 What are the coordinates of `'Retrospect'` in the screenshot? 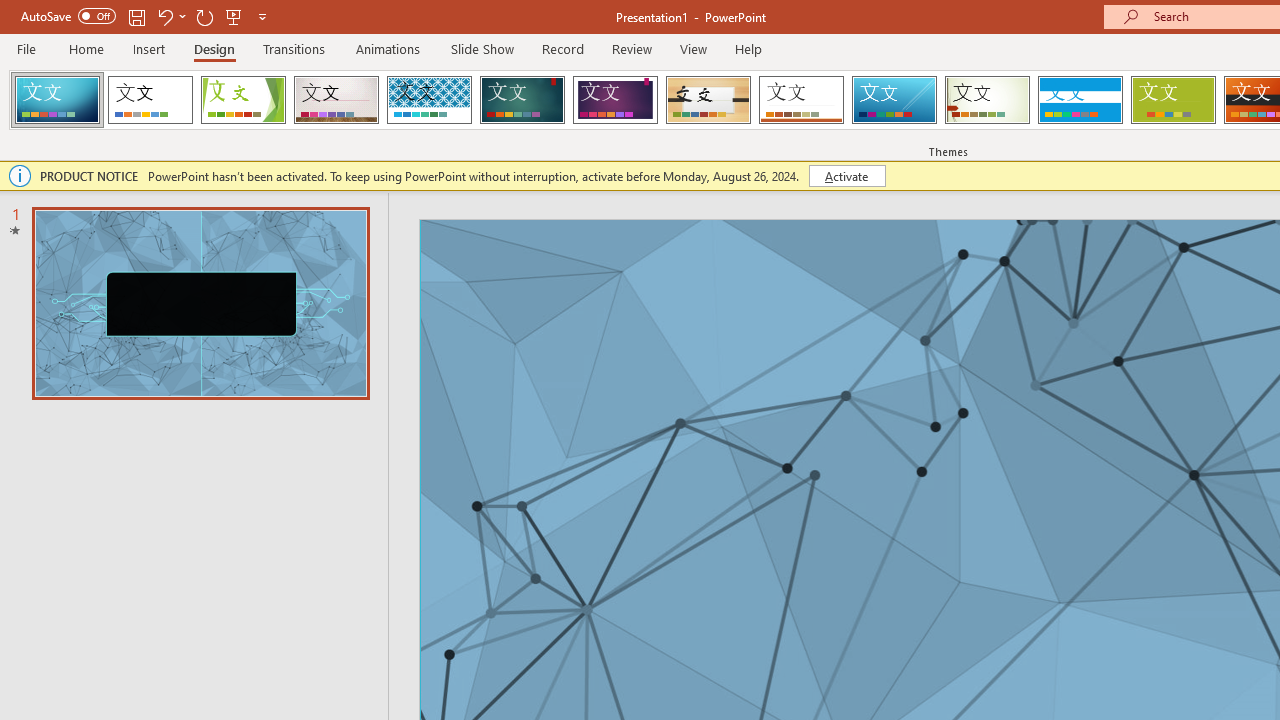 It's located at (801, 100).